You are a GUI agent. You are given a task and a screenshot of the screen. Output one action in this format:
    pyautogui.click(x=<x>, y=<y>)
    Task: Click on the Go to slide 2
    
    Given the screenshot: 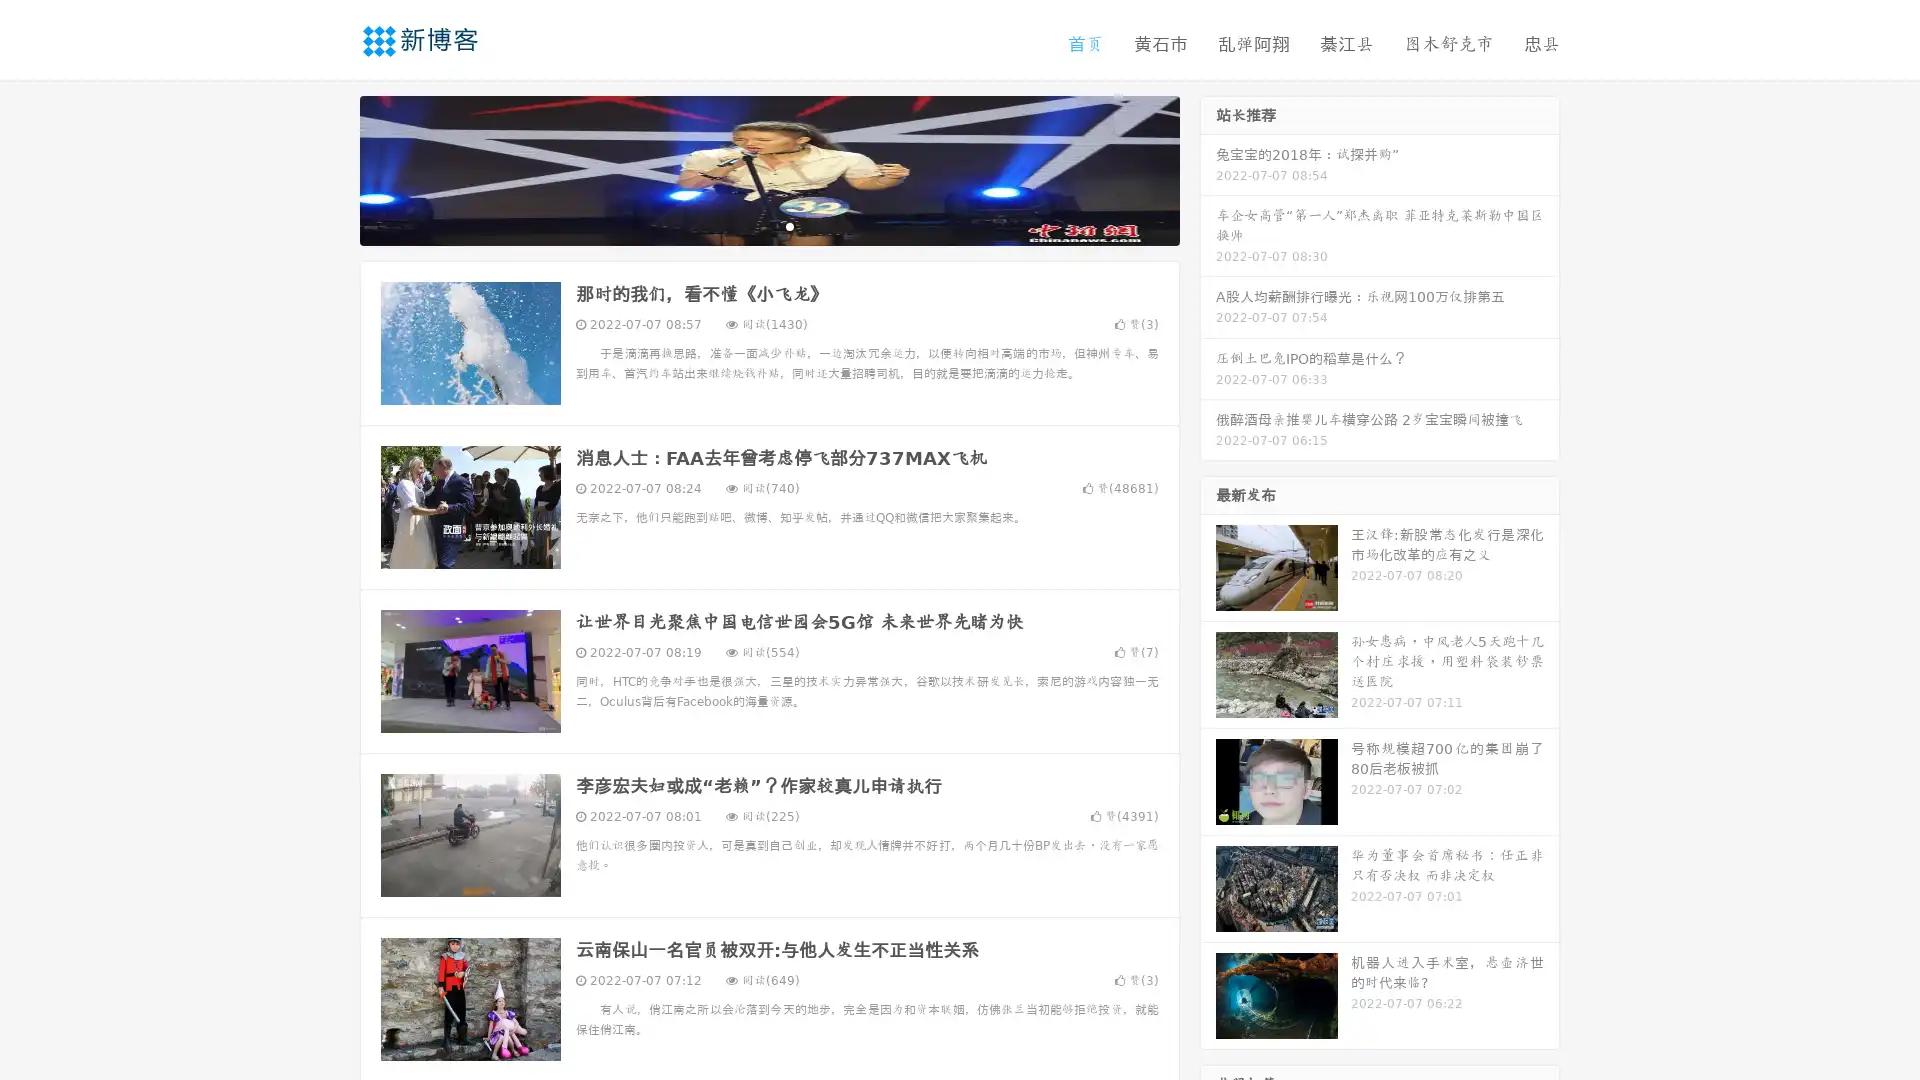 What is the action you would take?
    pyautogui.click(x=768, y=225)
    